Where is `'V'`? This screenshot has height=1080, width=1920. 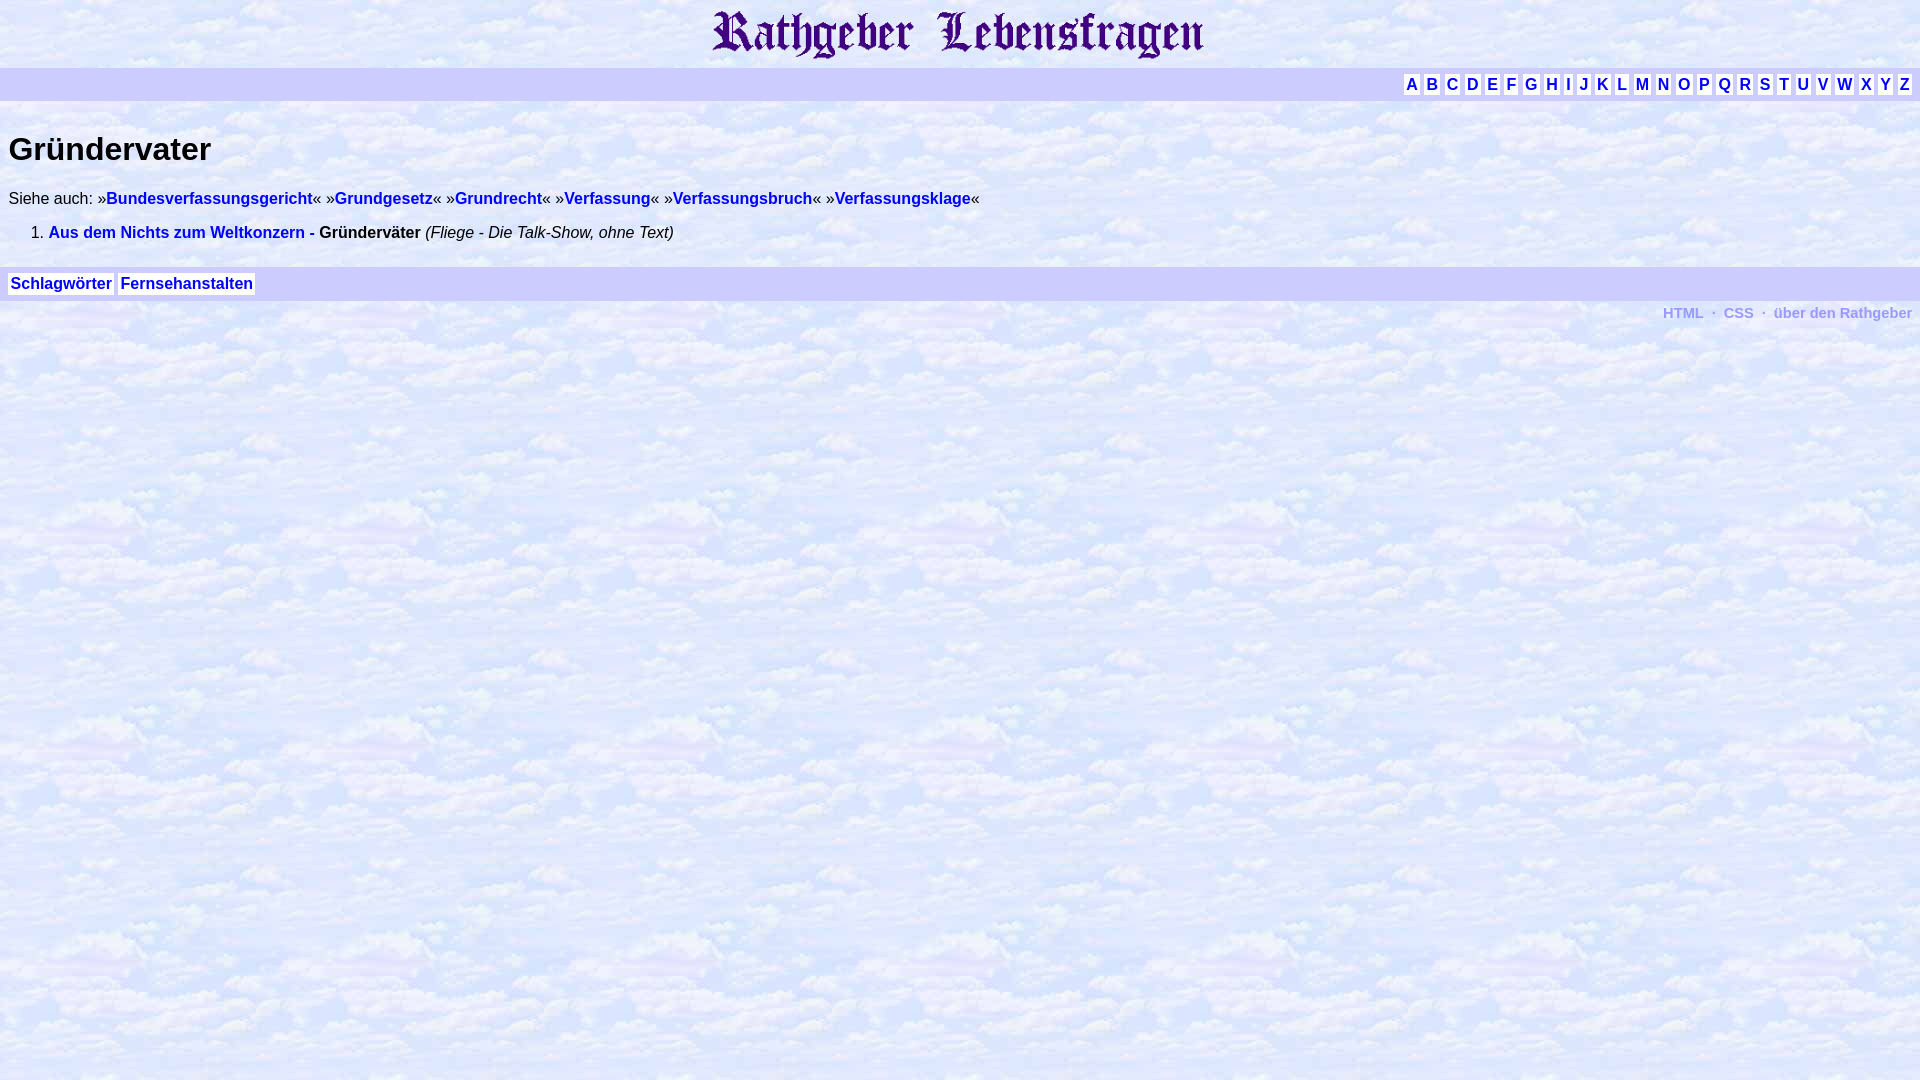 'V' is located at coordinates (1823, 83).